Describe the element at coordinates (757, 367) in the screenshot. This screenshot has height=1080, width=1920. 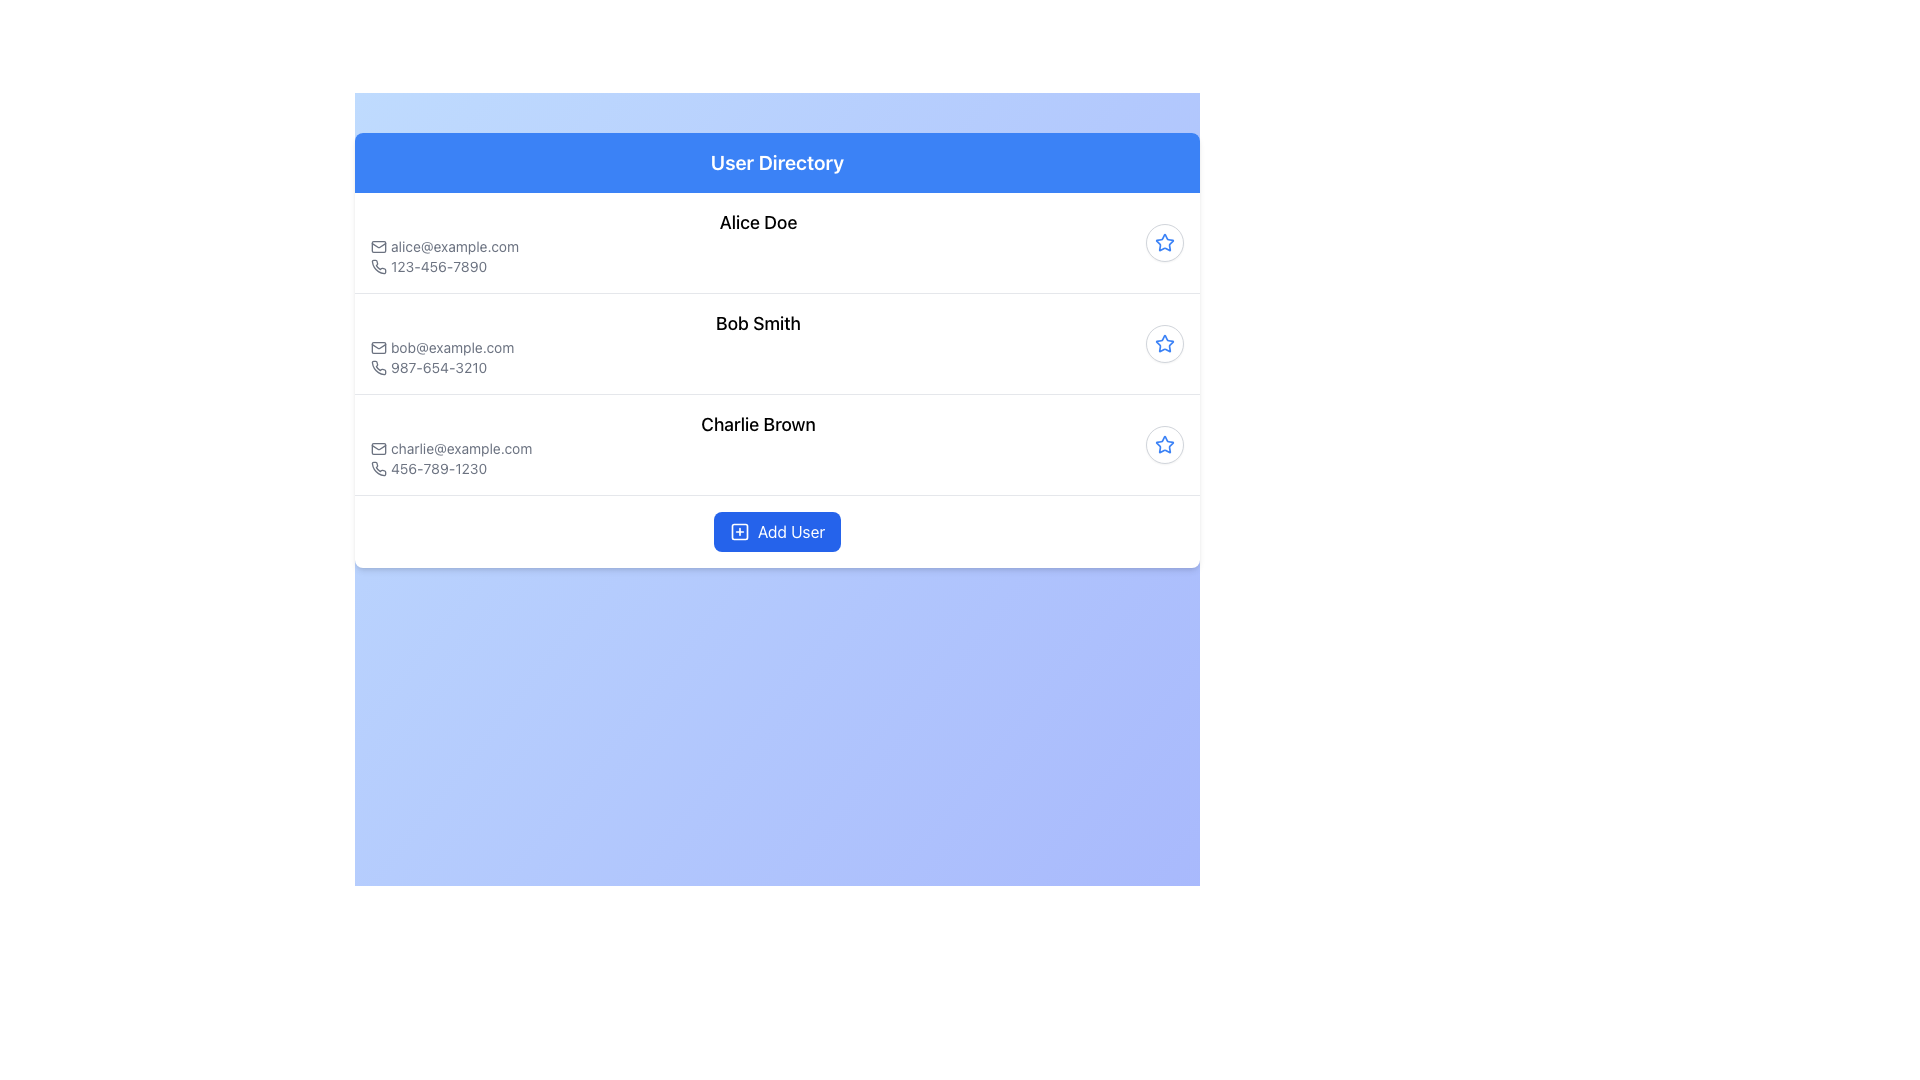
I see `the phone number display text label for user 'Bob Smith'` at that location.